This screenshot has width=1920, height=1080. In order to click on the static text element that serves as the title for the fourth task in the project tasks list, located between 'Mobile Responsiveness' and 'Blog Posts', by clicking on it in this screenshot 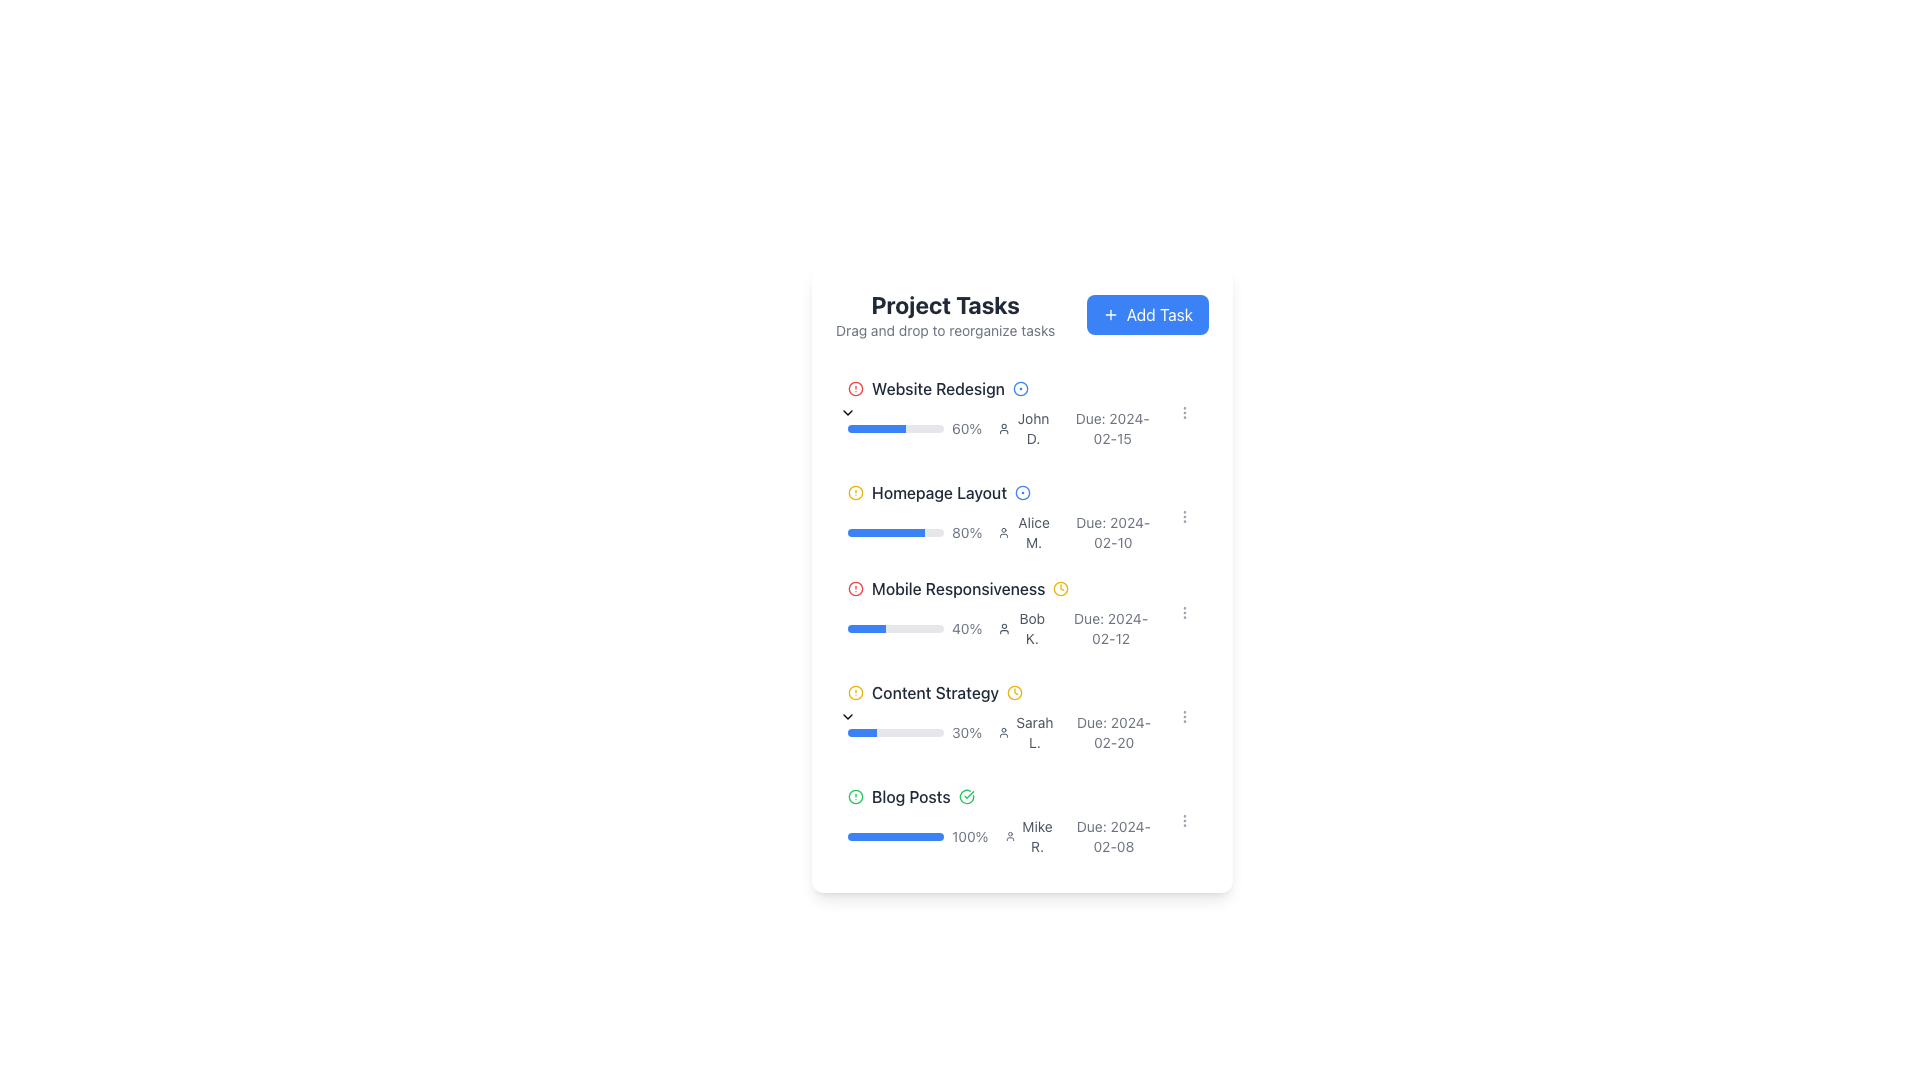, I will do `click(934, 692)`.